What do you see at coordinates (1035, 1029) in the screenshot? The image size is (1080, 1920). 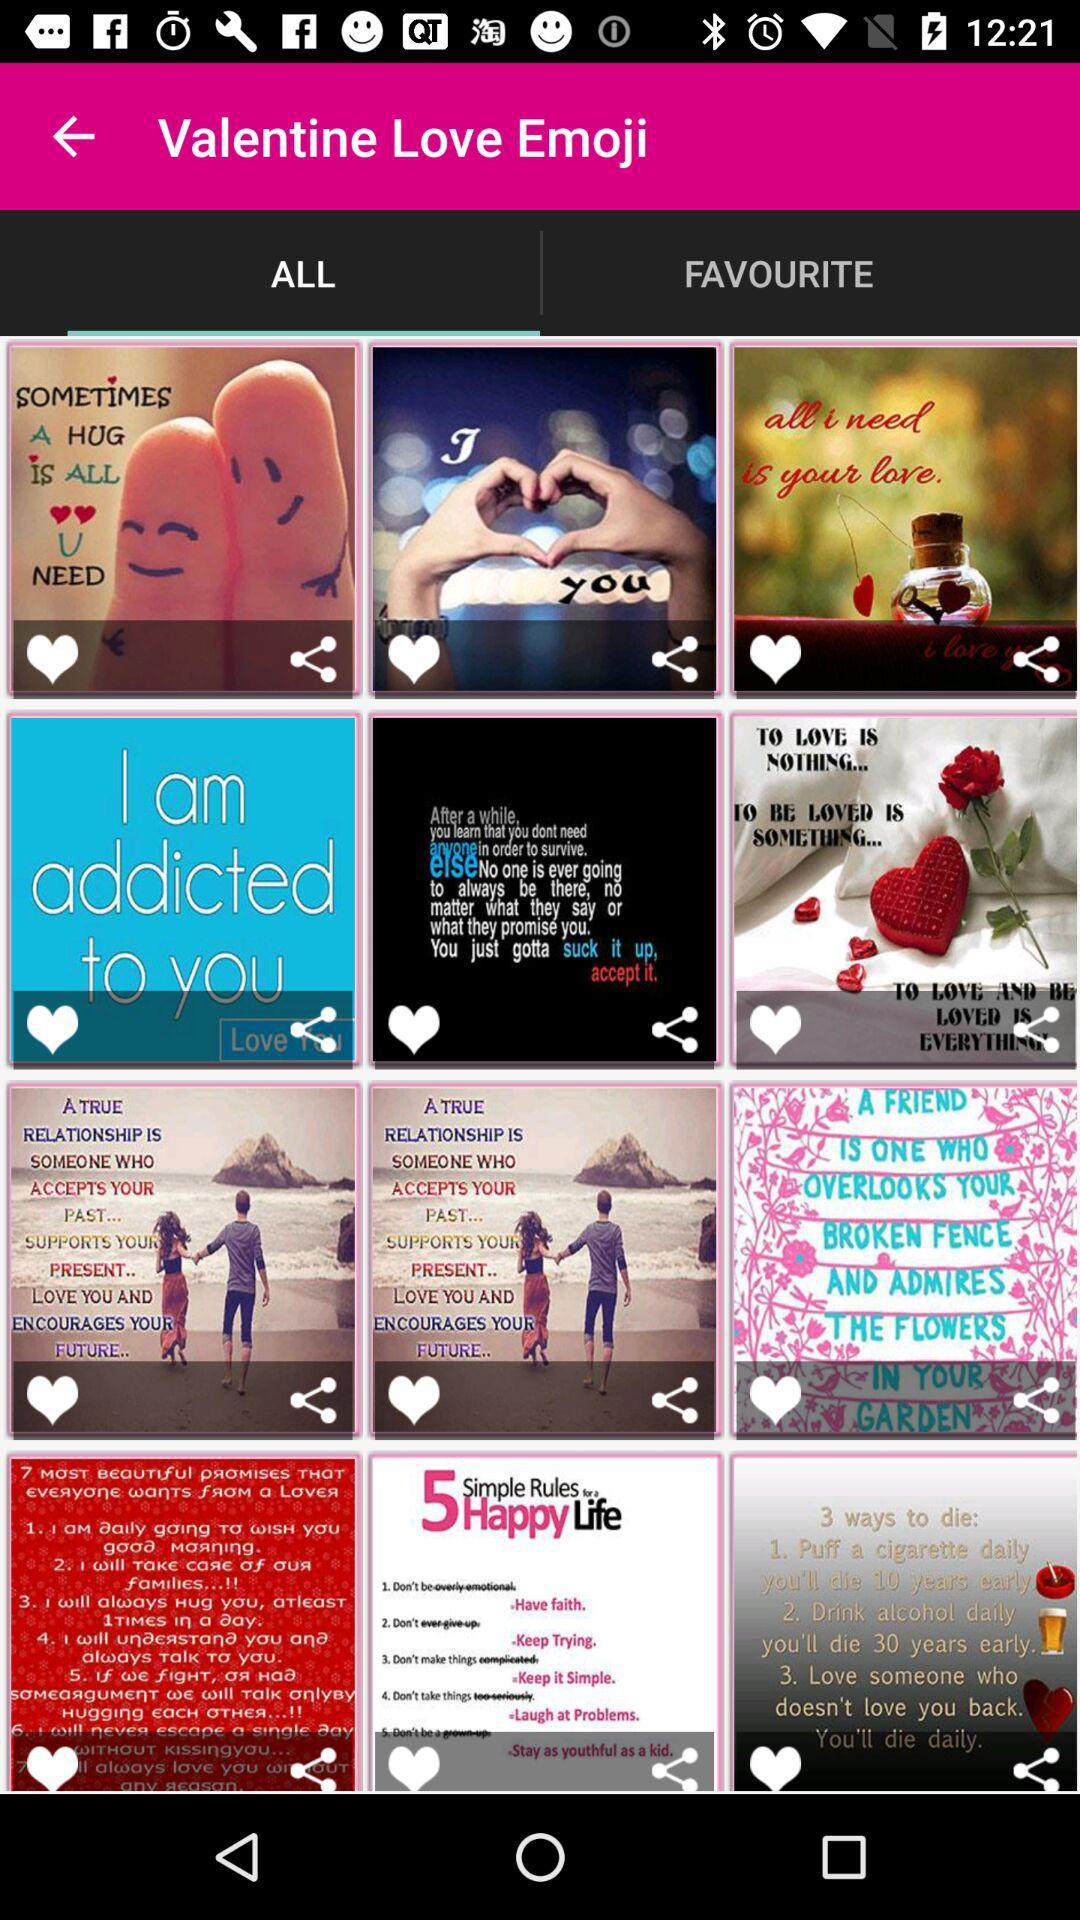 I see `share the picture` at bounding box center [1035, 1029].